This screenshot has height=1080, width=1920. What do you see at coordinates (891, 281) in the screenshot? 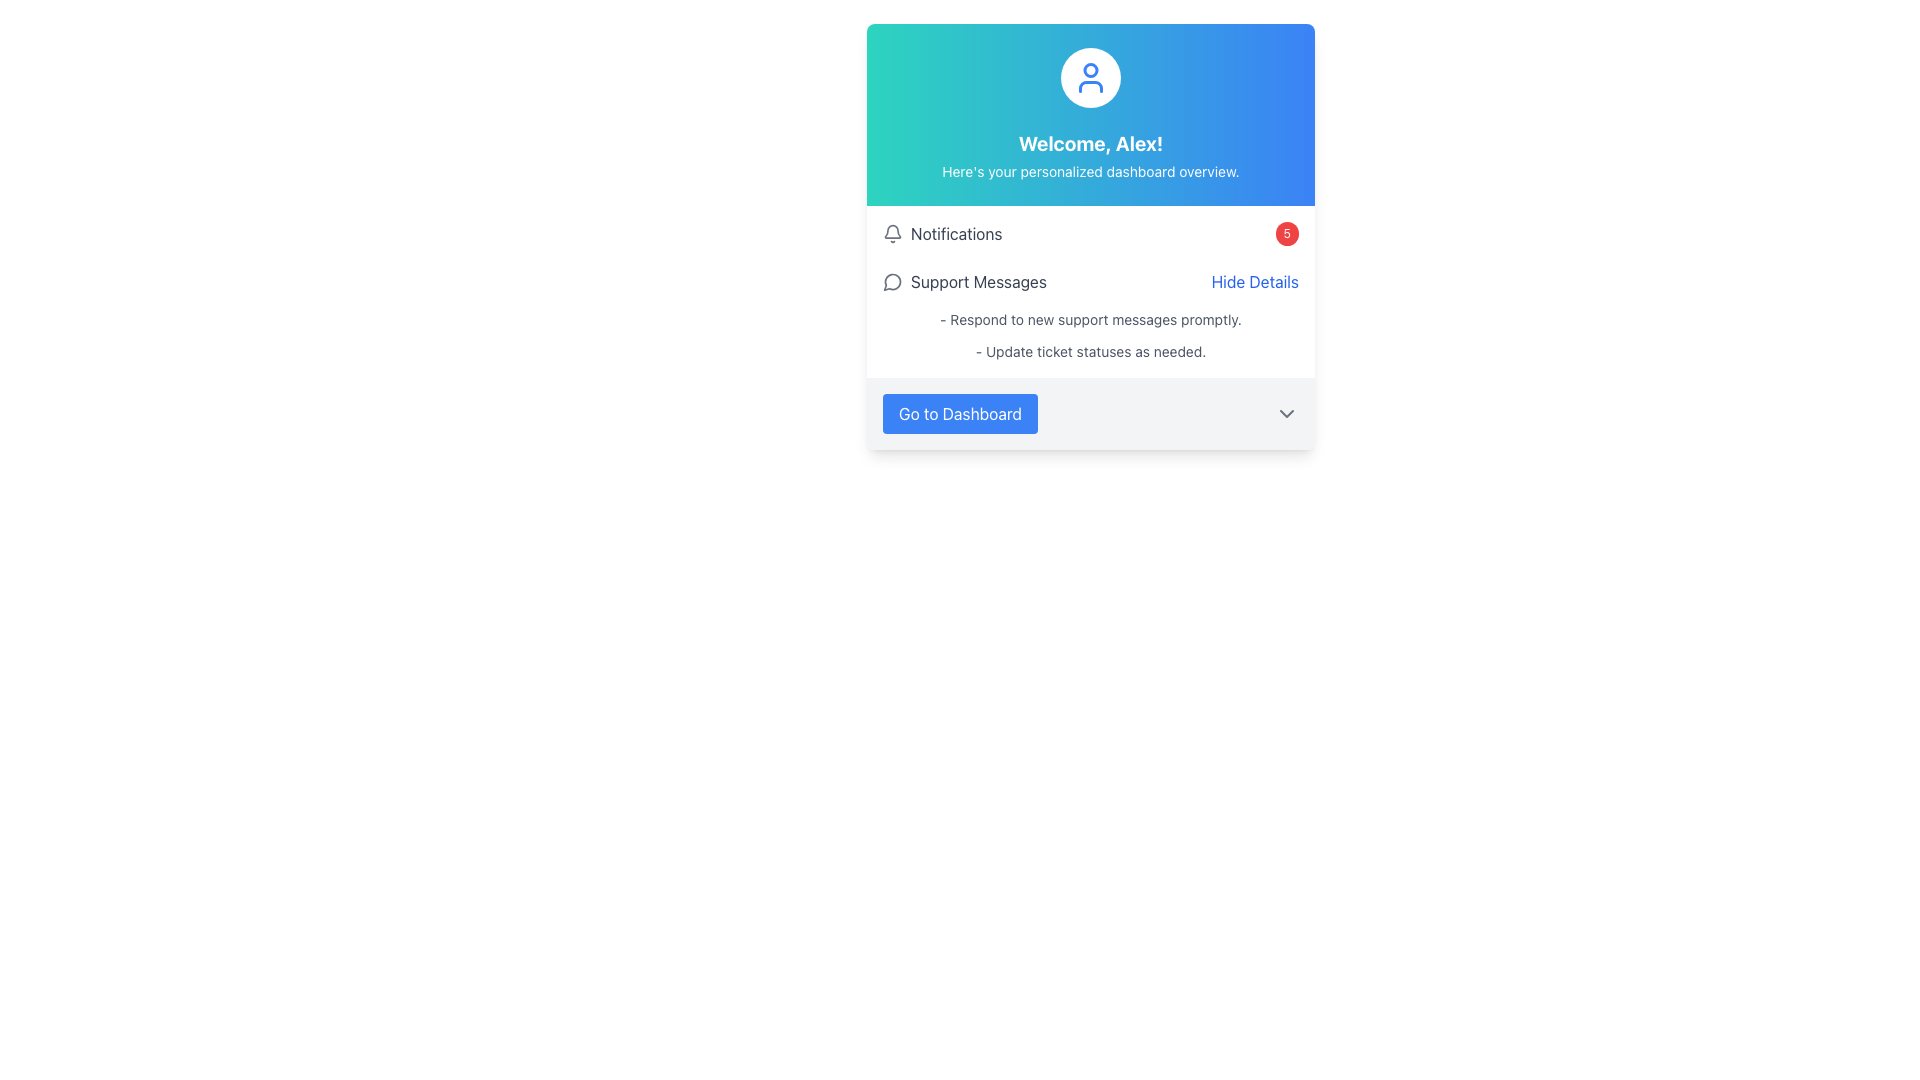
I see `the chat bubble icon located to the left of the 'Support Messages' text, which serves as a visual indicator for this section` at bounding box center [891, 281].